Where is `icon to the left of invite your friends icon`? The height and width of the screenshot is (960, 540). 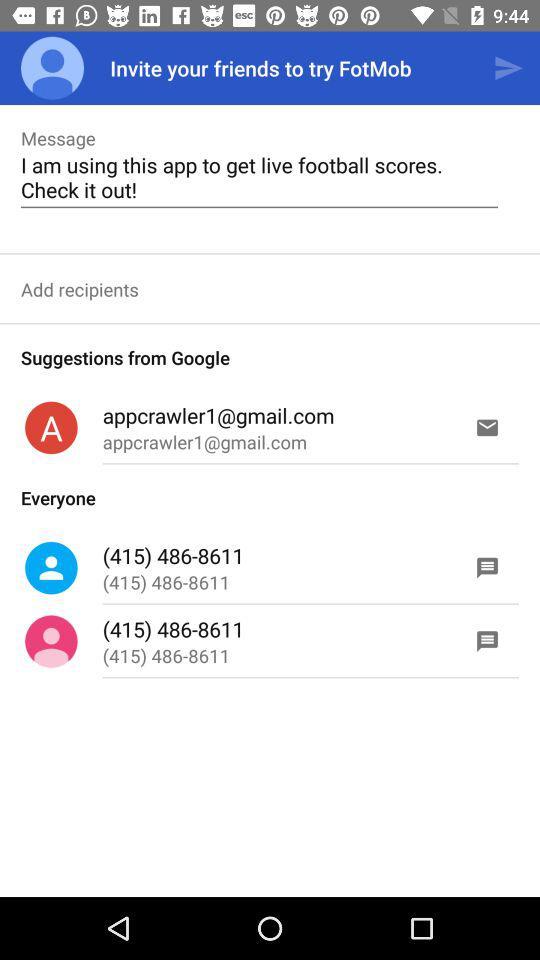 icon to the left of invite your friends icon is located at coordinates (52, 68).